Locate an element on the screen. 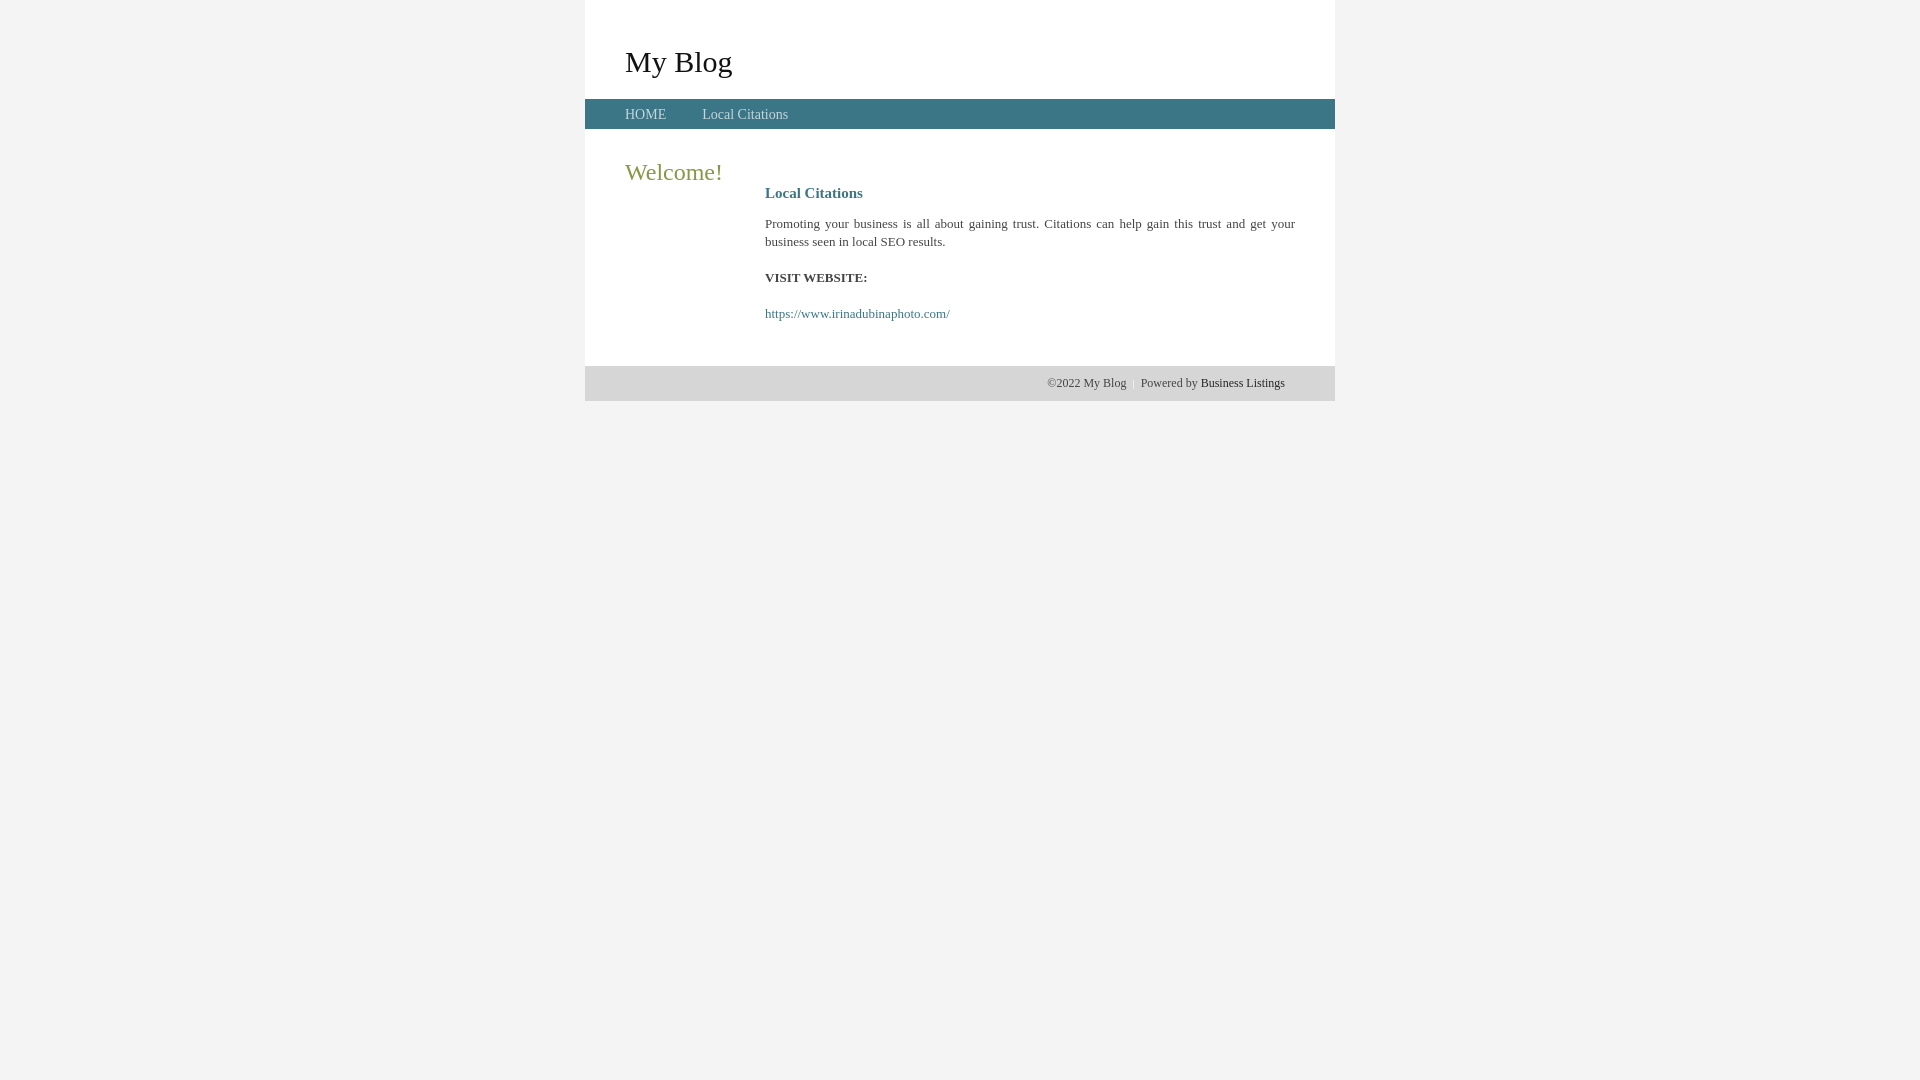 This screenshot has width=1920, height=1080. 'My Blog' is located at coordinates (623, 60).